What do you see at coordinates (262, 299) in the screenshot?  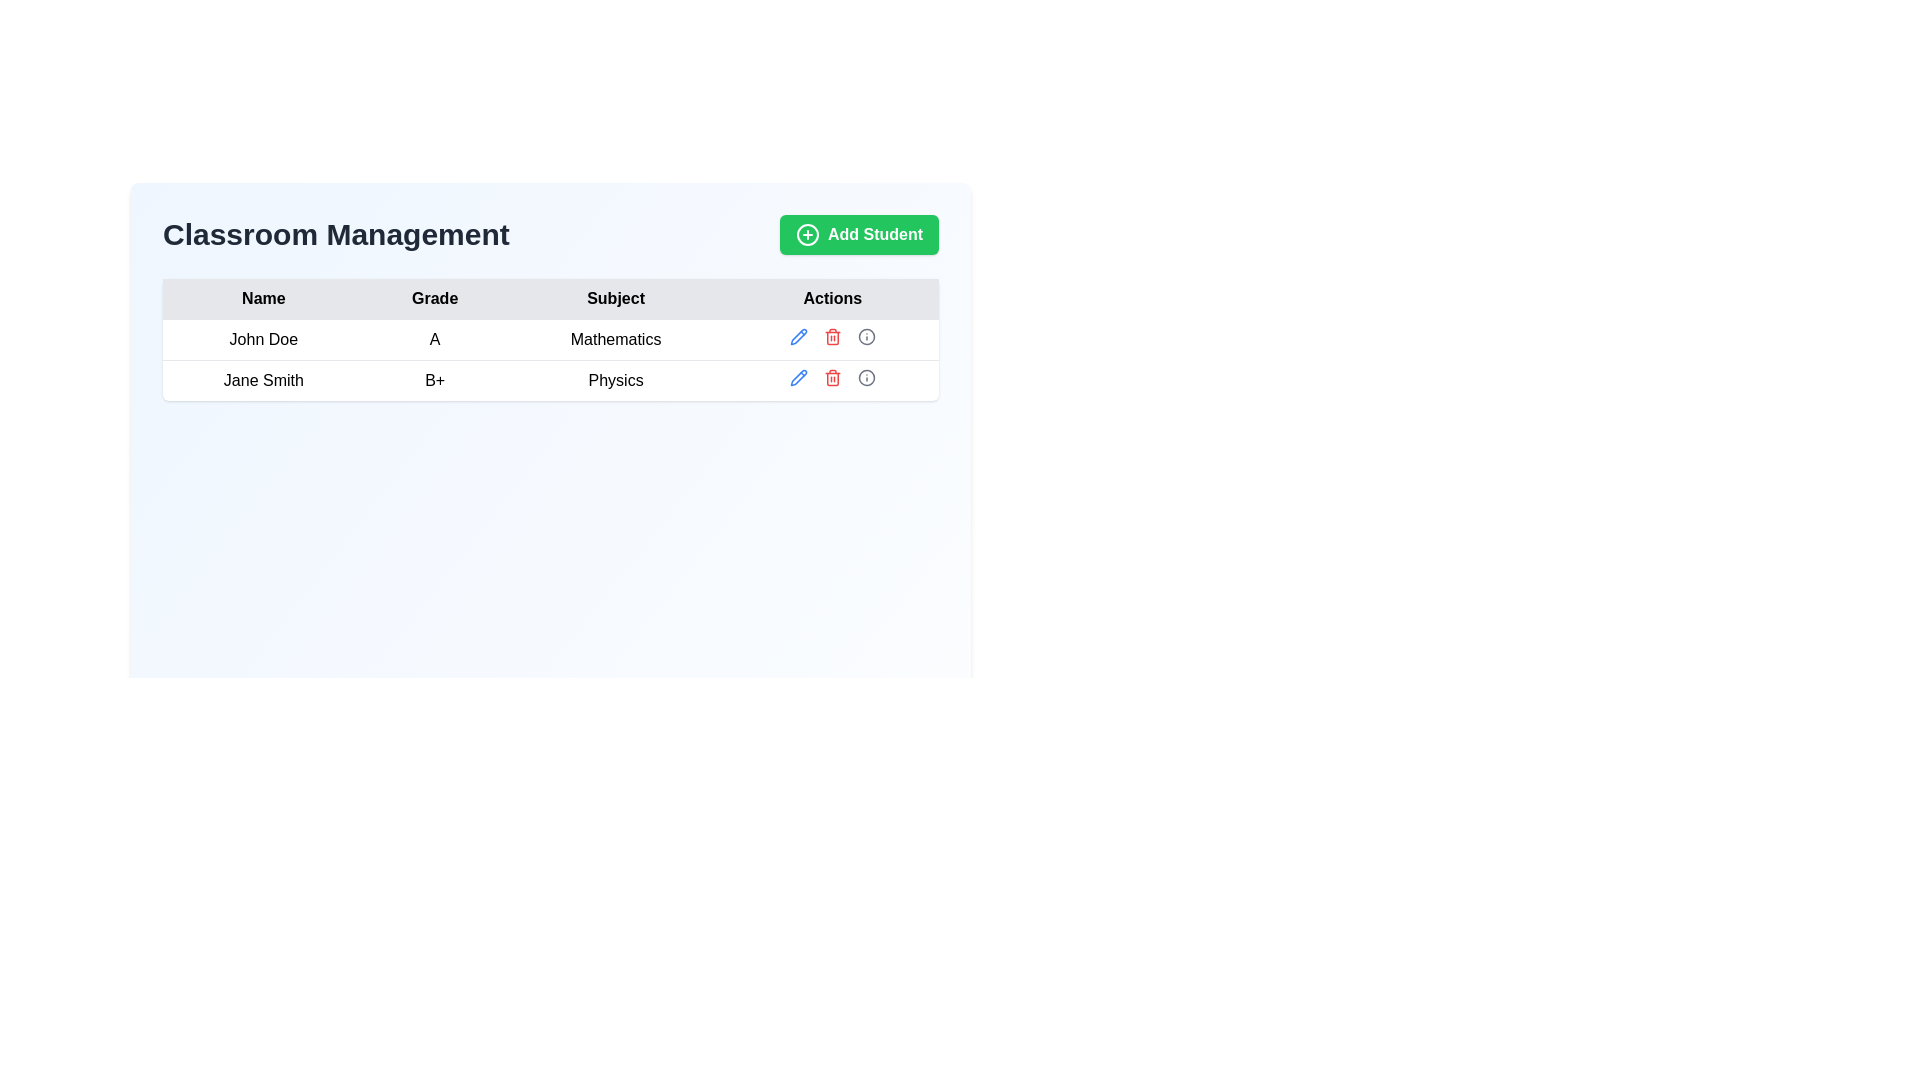 I see `the 'Name' column header text label, which serves as a visual guide for the data type in the table` at bounding box center [262, 299].